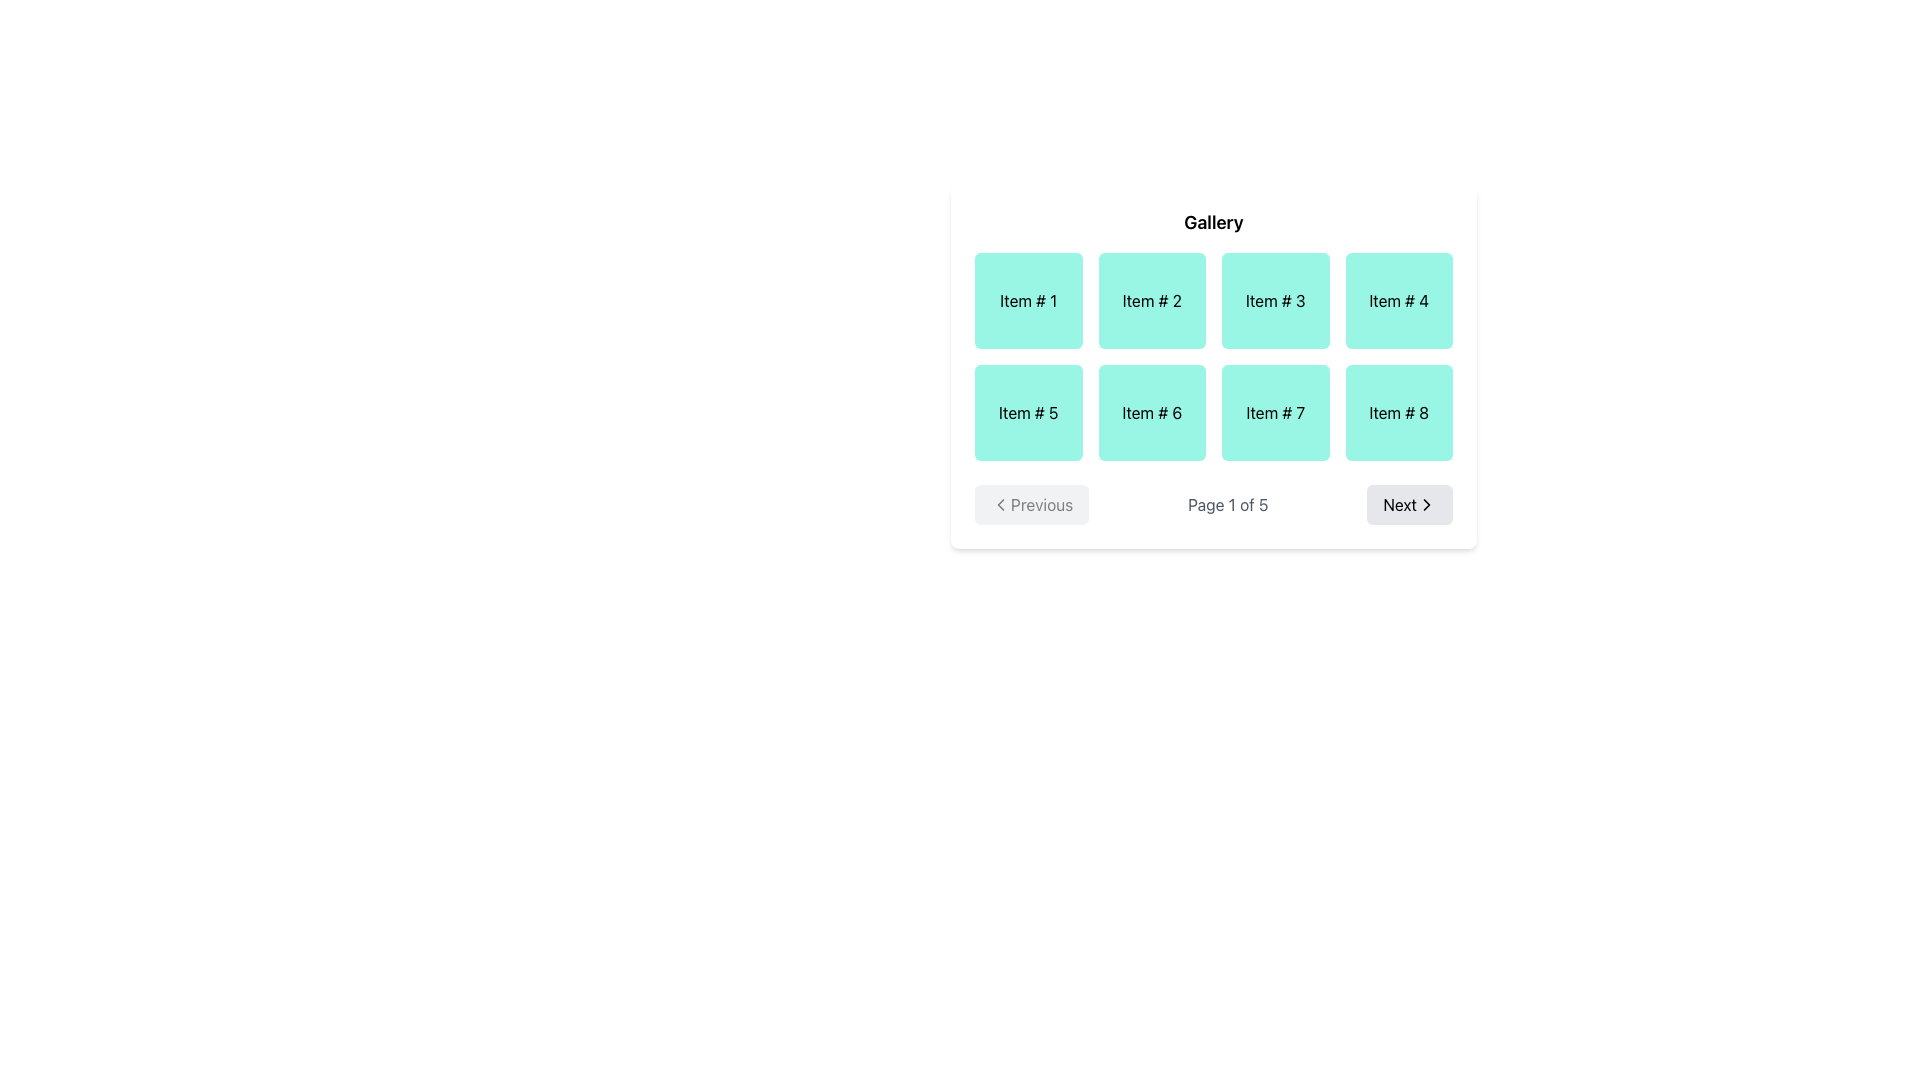  What do you see at coordinates (1409, 504) in the screenshot?
I see `the rightmost button in the pagination controls below the gallery` at bounding box center [1409, 504].